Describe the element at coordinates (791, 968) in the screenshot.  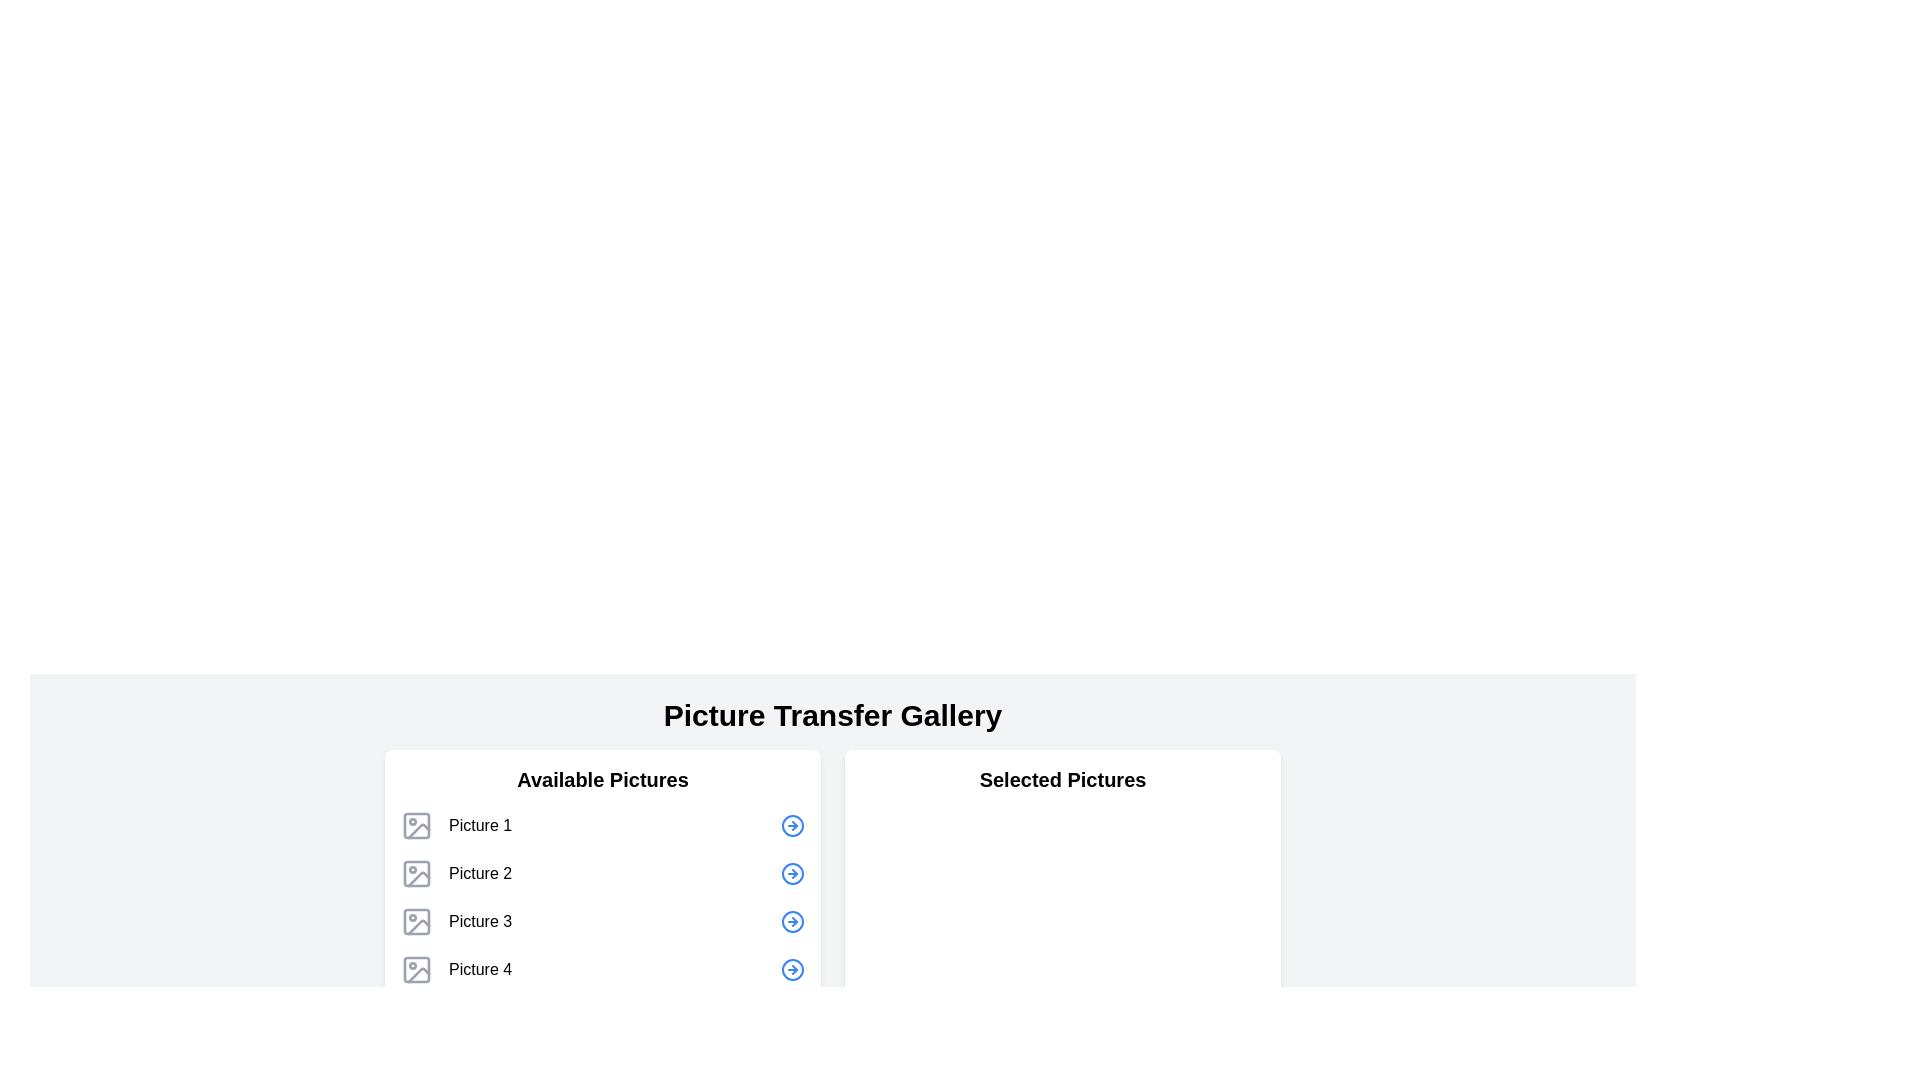
I see `the circular blue button with a right arrow icon located next to the text 'Picture 4' to observe the hover effect` at that location.